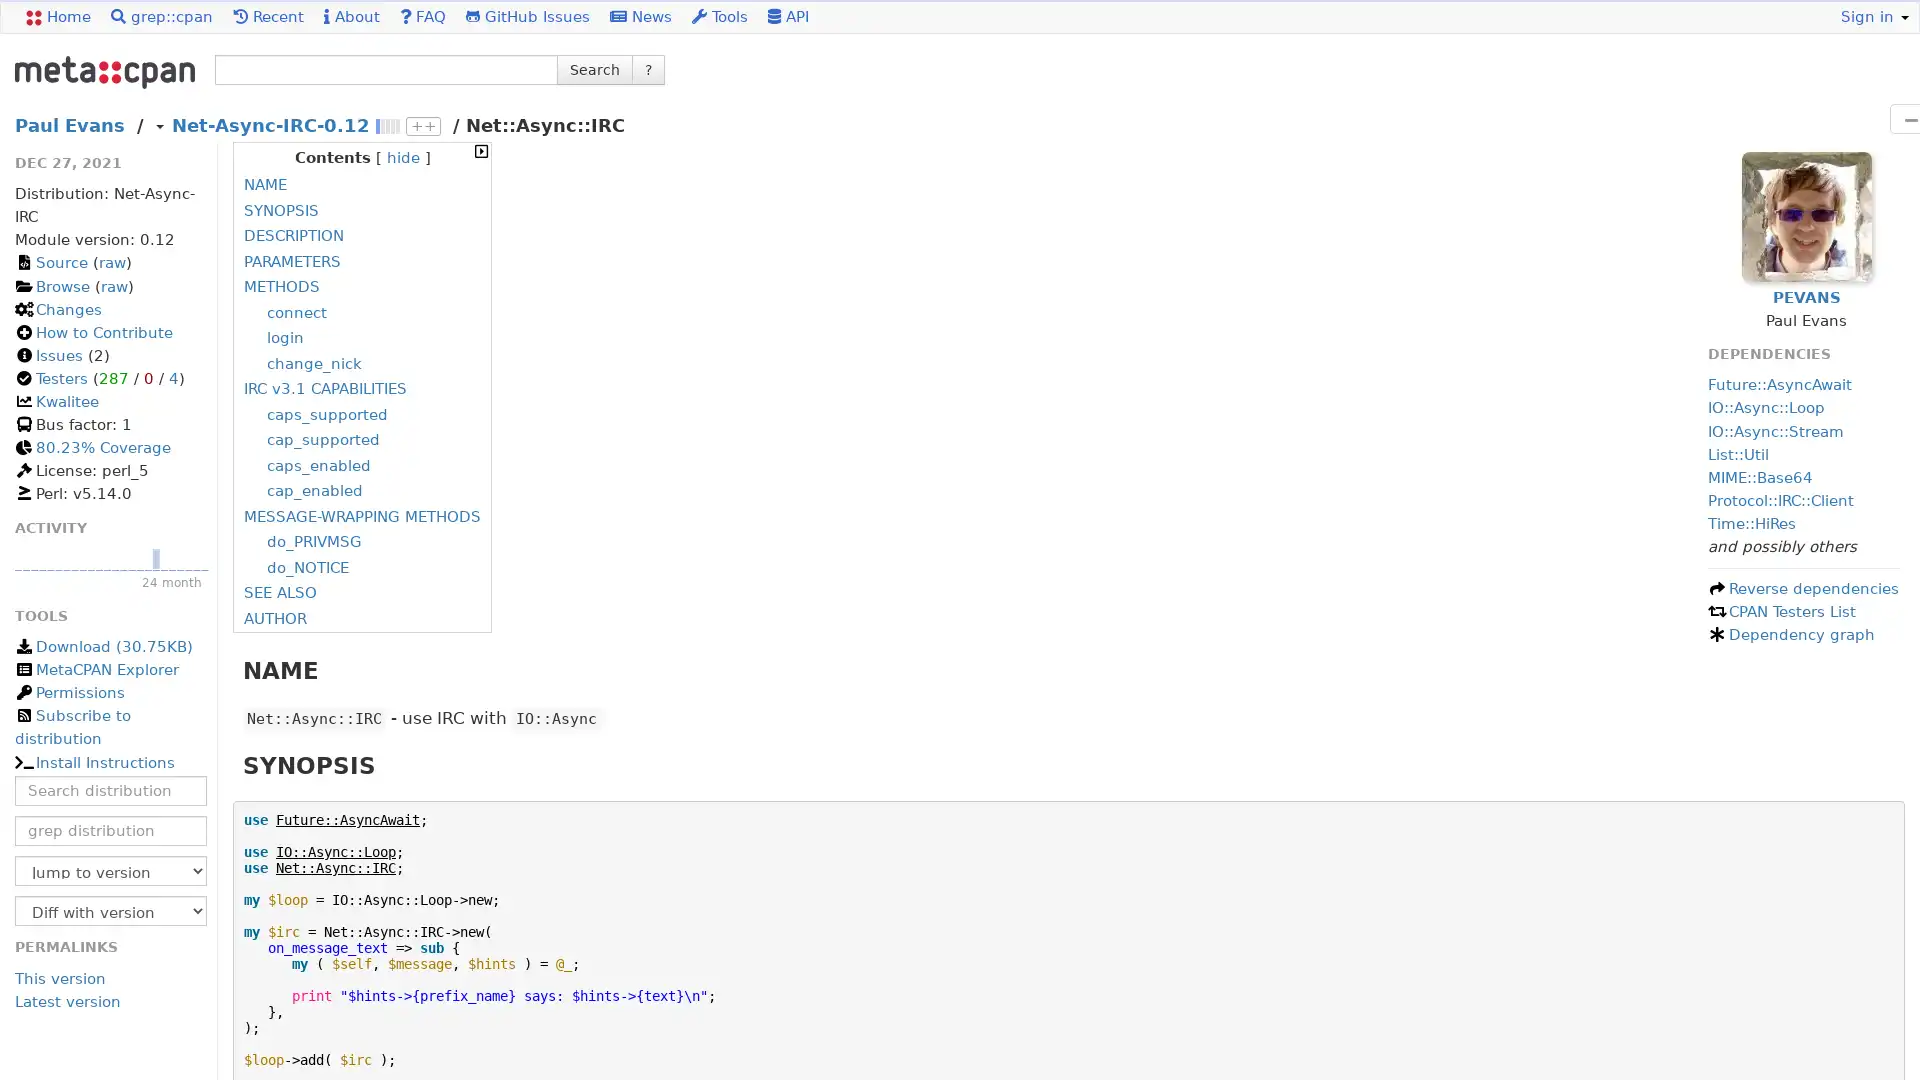 The image size is (1920, 1080). I want to click on Search, so click(594, 68).